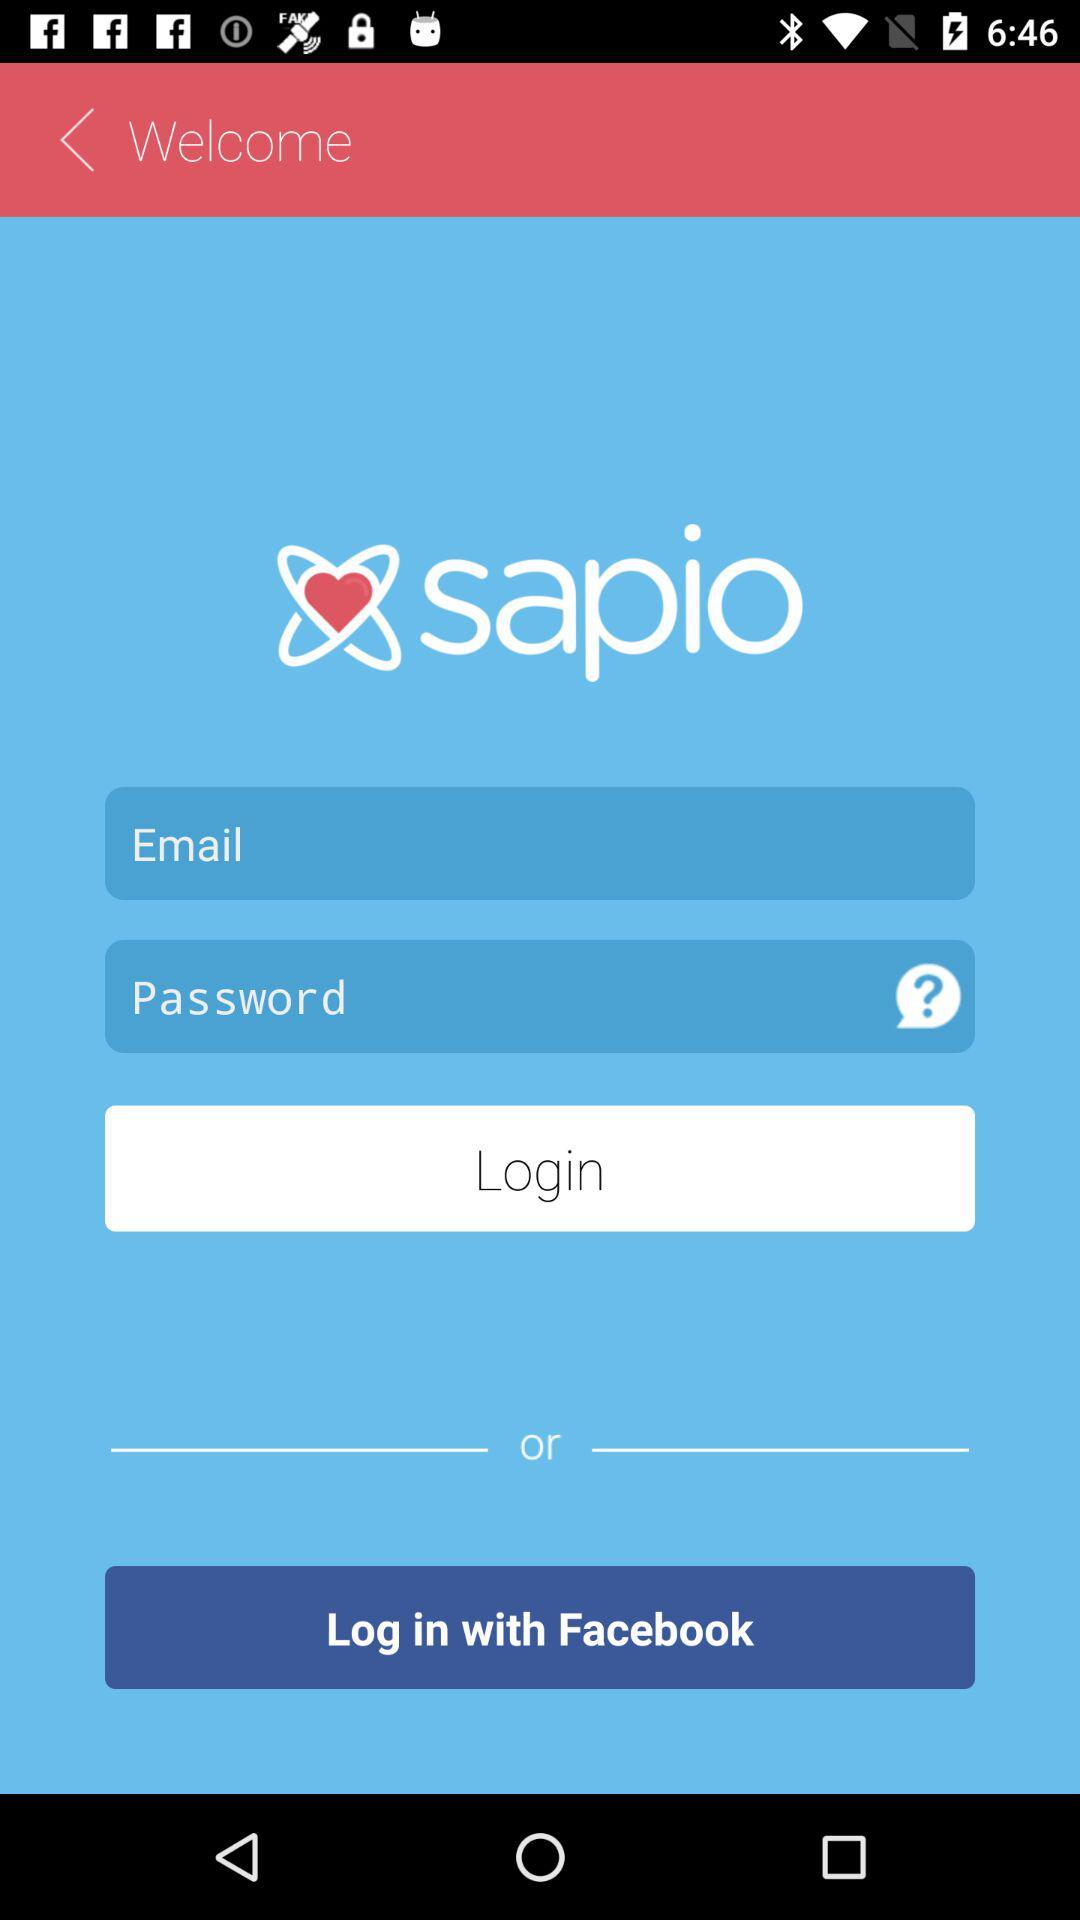 Image resolution: width=1080 pixels, height=1920 pixels. I want to click on the item to the left of the welcome item, so click(75, 138).